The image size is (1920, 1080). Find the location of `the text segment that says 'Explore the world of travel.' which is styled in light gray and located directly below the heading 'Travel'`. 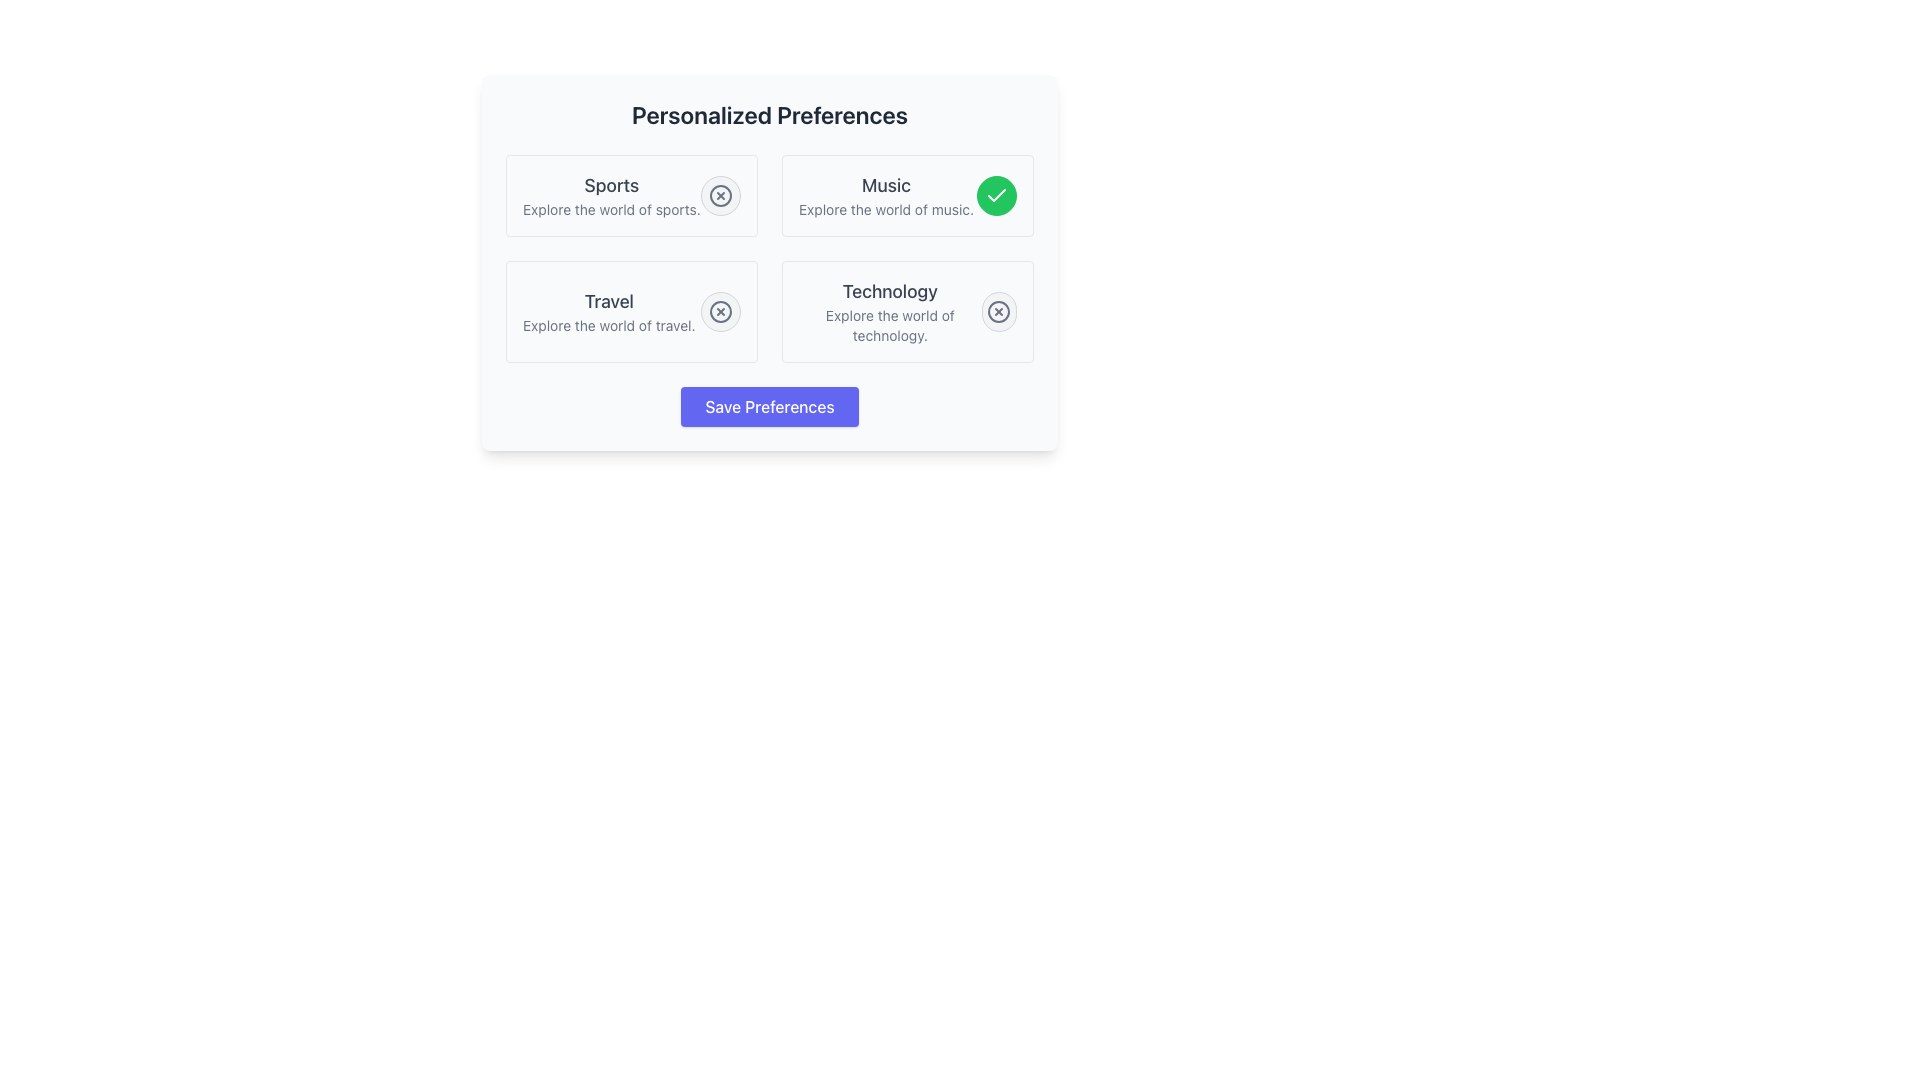

the text segment that says 'Explore the world of travel.' which is styled in light gray and located directly below the heading 'Travel' is located at coordinates (608, 325).